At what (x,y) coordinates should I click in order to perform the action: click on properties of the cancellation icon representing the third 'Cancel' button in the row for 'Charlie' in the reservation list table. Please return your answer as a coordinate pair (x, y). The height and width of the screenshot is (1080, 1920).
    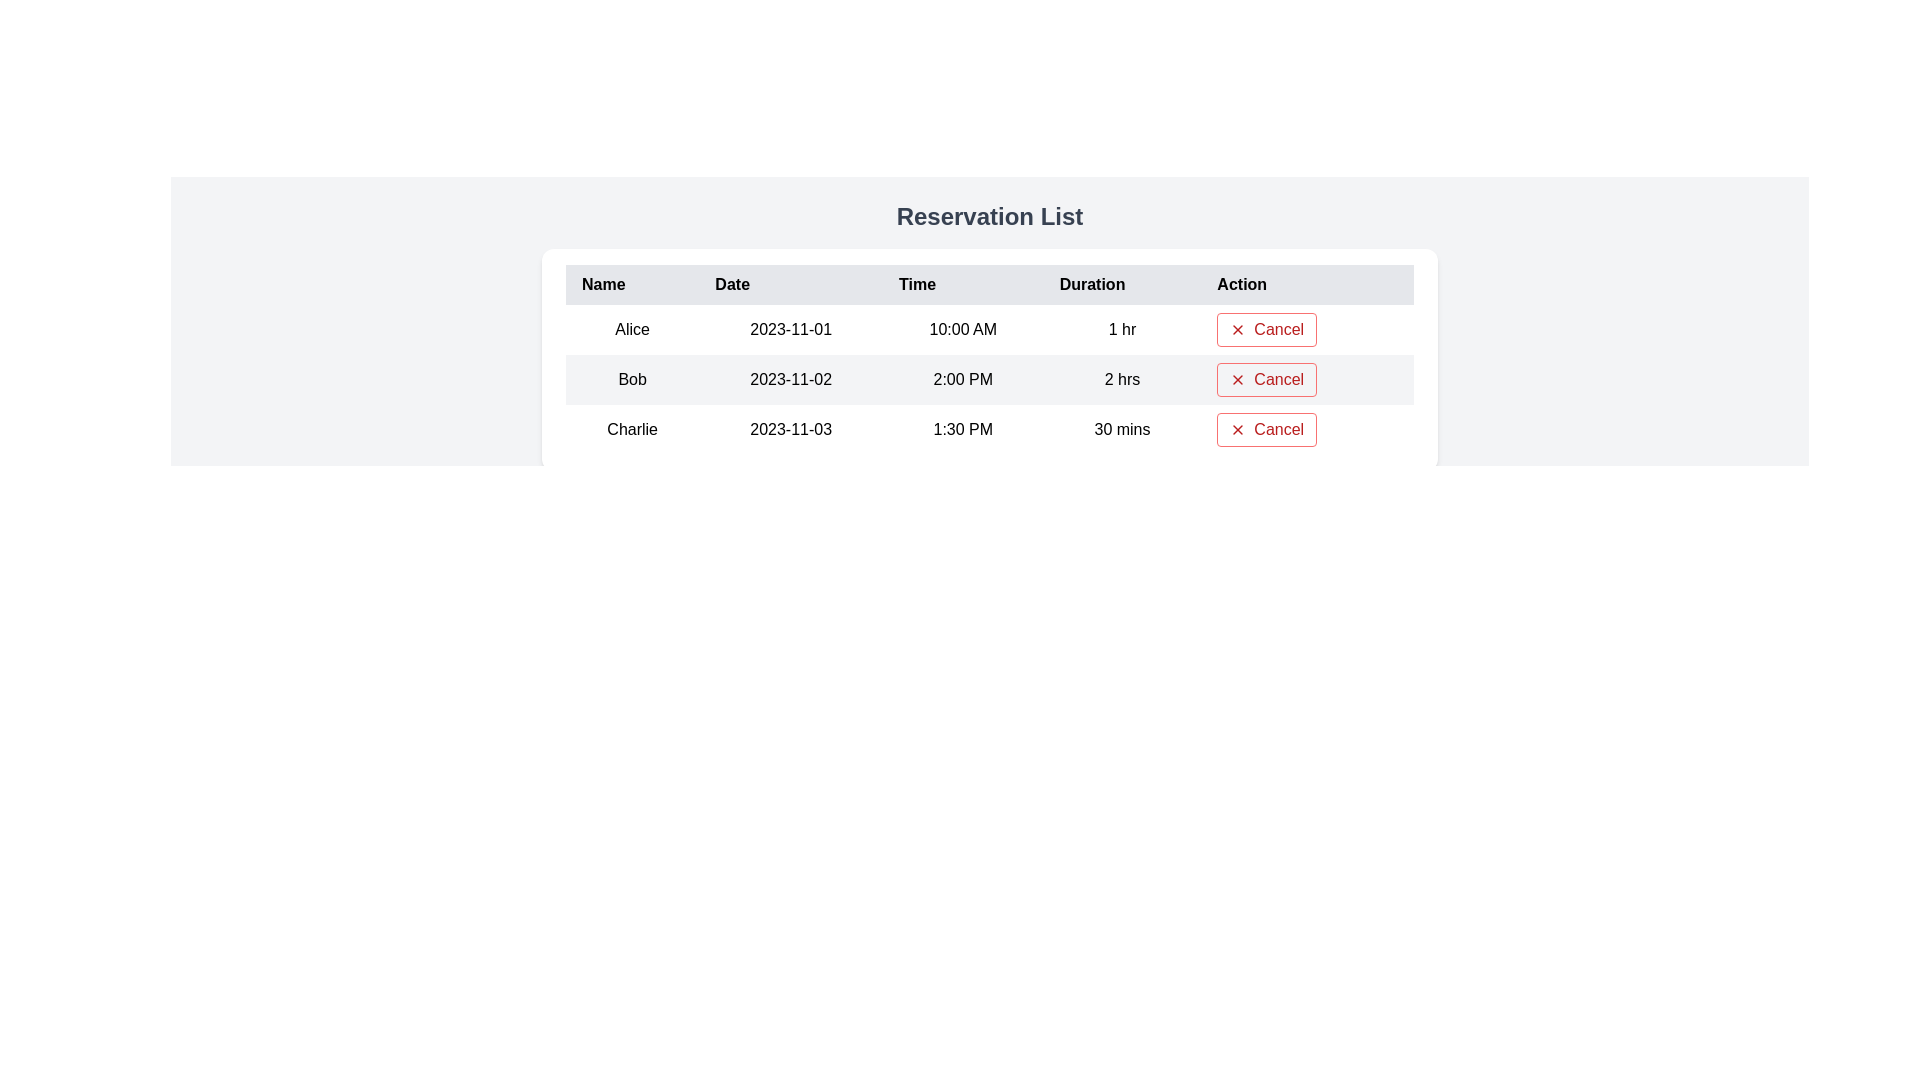
    Looking at the image, I should click on (1237, 428).